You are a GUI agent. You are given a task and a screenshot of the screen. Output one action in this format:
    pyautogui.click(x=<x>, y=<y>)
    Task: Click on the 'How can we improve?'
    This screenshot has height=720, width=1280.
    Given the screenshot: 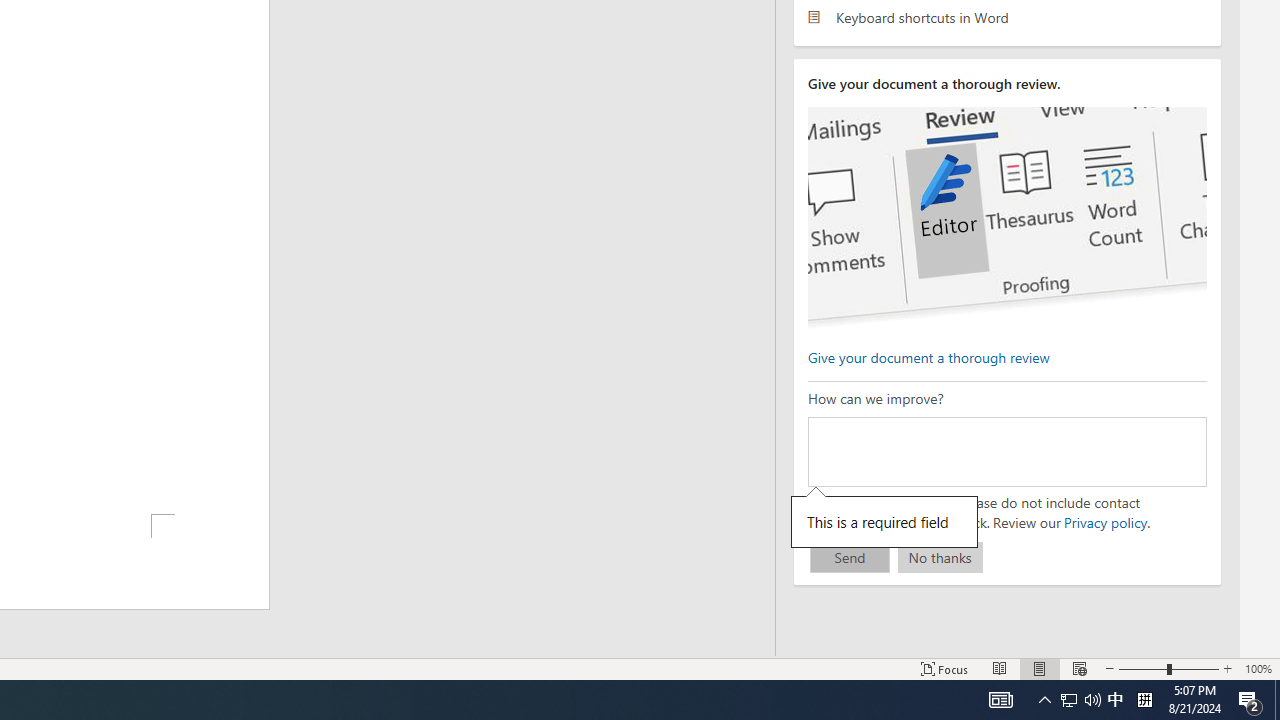 What is the action you would take?
    pyautogui.click(x=1007, y=451)
    